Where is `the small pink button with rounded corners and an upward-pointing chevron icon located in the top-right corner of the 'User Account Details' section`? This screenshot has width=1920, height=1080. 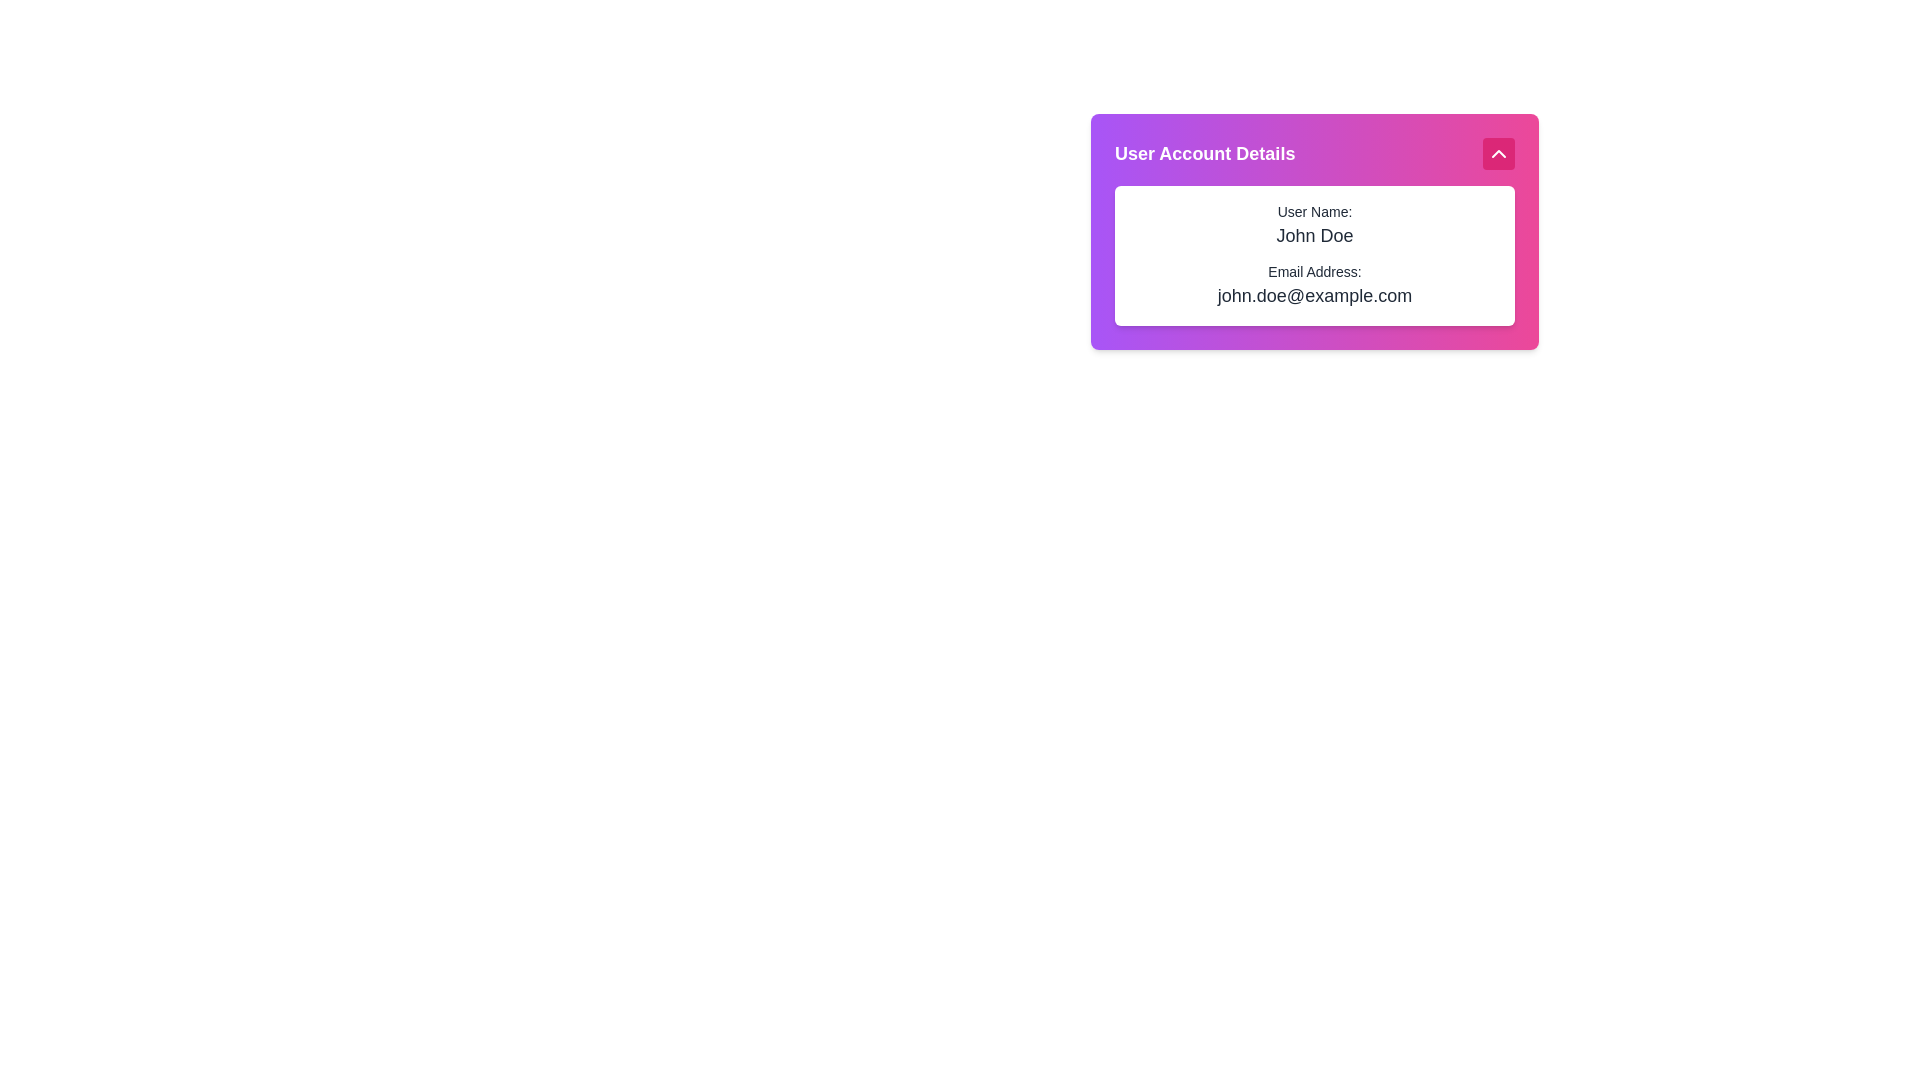
the small pink button with rounded corners and an upward-pointing chevron icon located in the top-right corner of the 'User Account Details' section is located at coordinates (1498, 153).